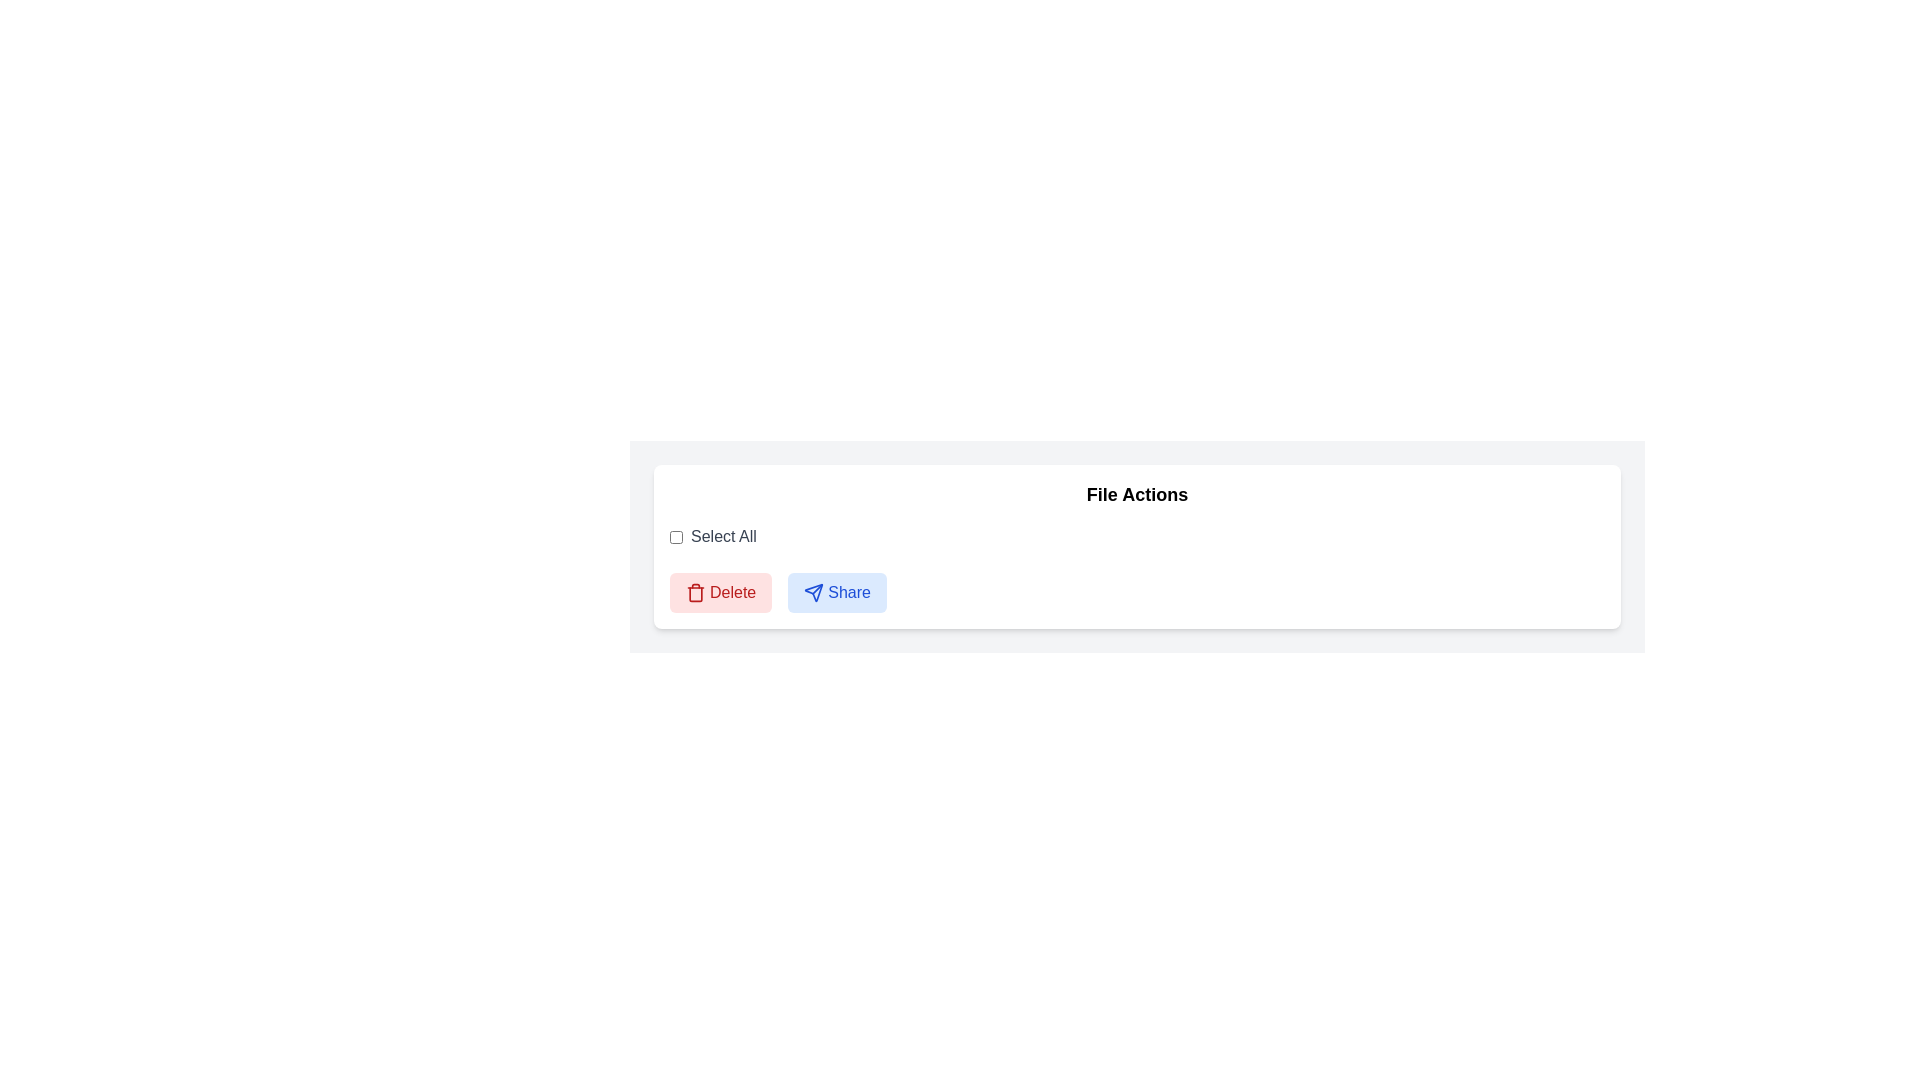  I want to click on the trash can icon within the red 'Delete' button located on the left side of the button group, so click(696, 592).